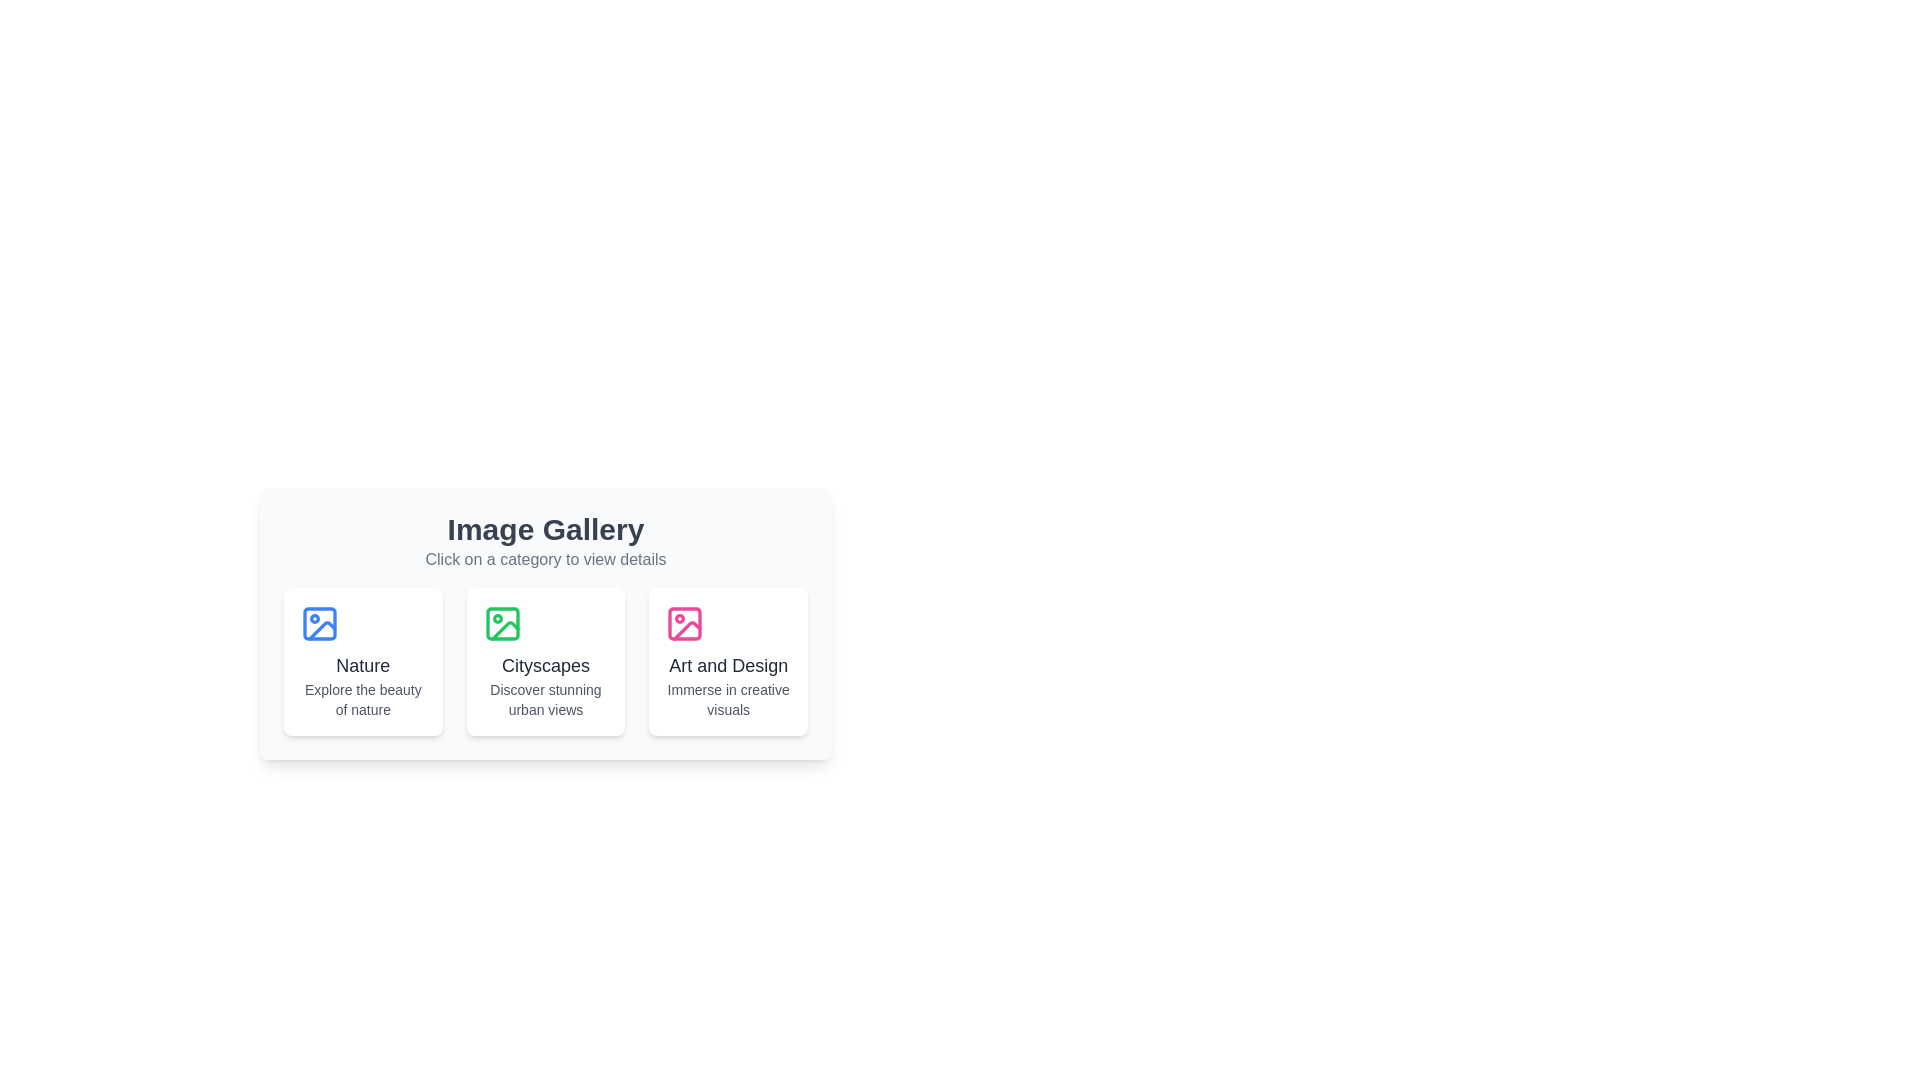 The height and width of the screenshot is (1080, 1920). What do you see at coordinates (363, 698) in the screenshot?
I see `the descriptive caption or subtitle text located within the 'Nature' card, which is positioned directly below the text 'Nature' and aligned centrally within the card` at bounding box center [363, 698].